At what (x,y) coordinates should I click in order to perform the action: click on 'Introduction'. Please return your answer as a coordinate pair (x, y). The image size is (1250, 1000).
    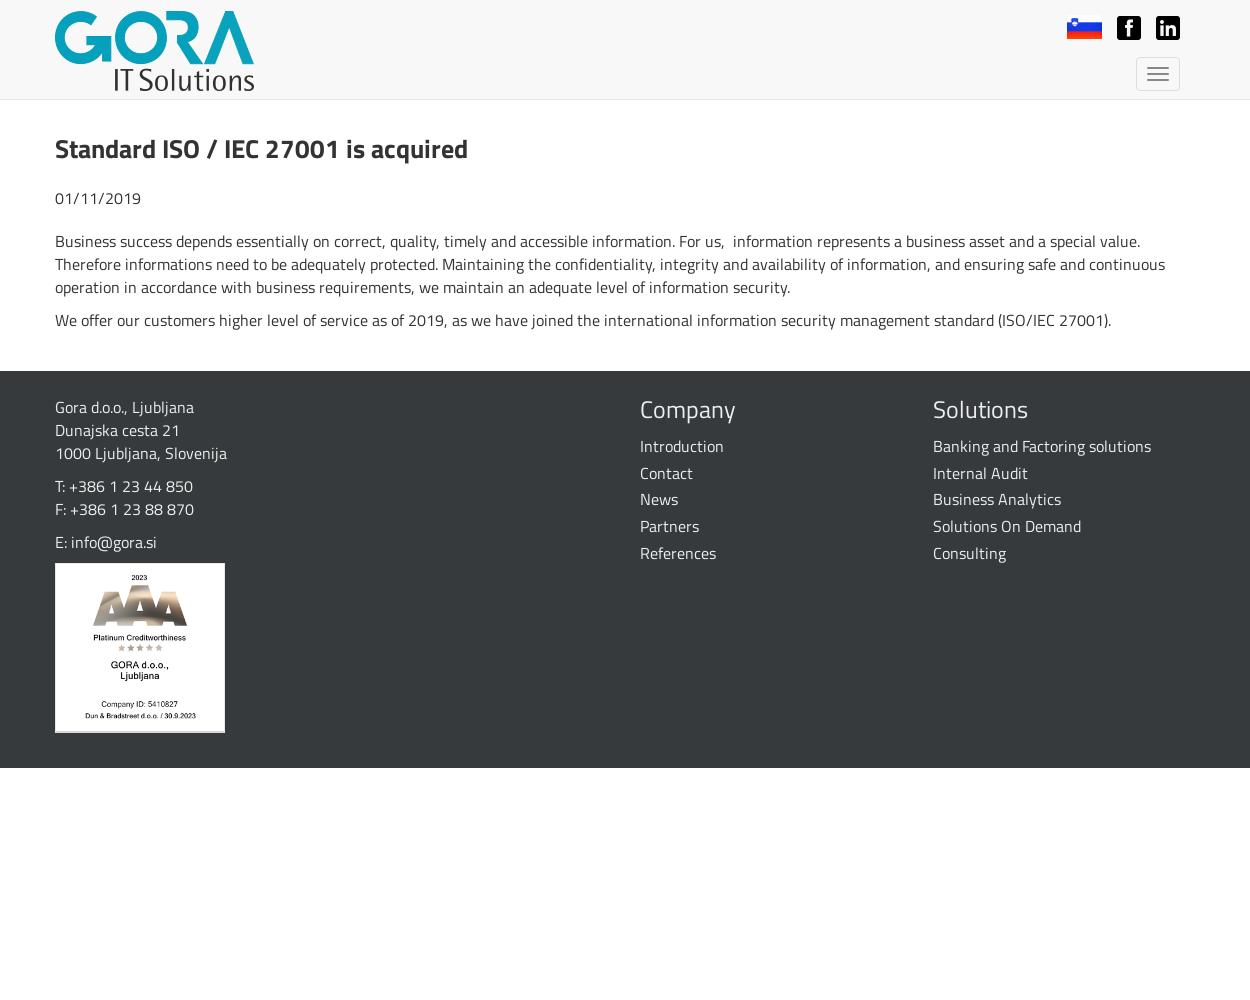
    Looking at the image, I should click on (682, 444).